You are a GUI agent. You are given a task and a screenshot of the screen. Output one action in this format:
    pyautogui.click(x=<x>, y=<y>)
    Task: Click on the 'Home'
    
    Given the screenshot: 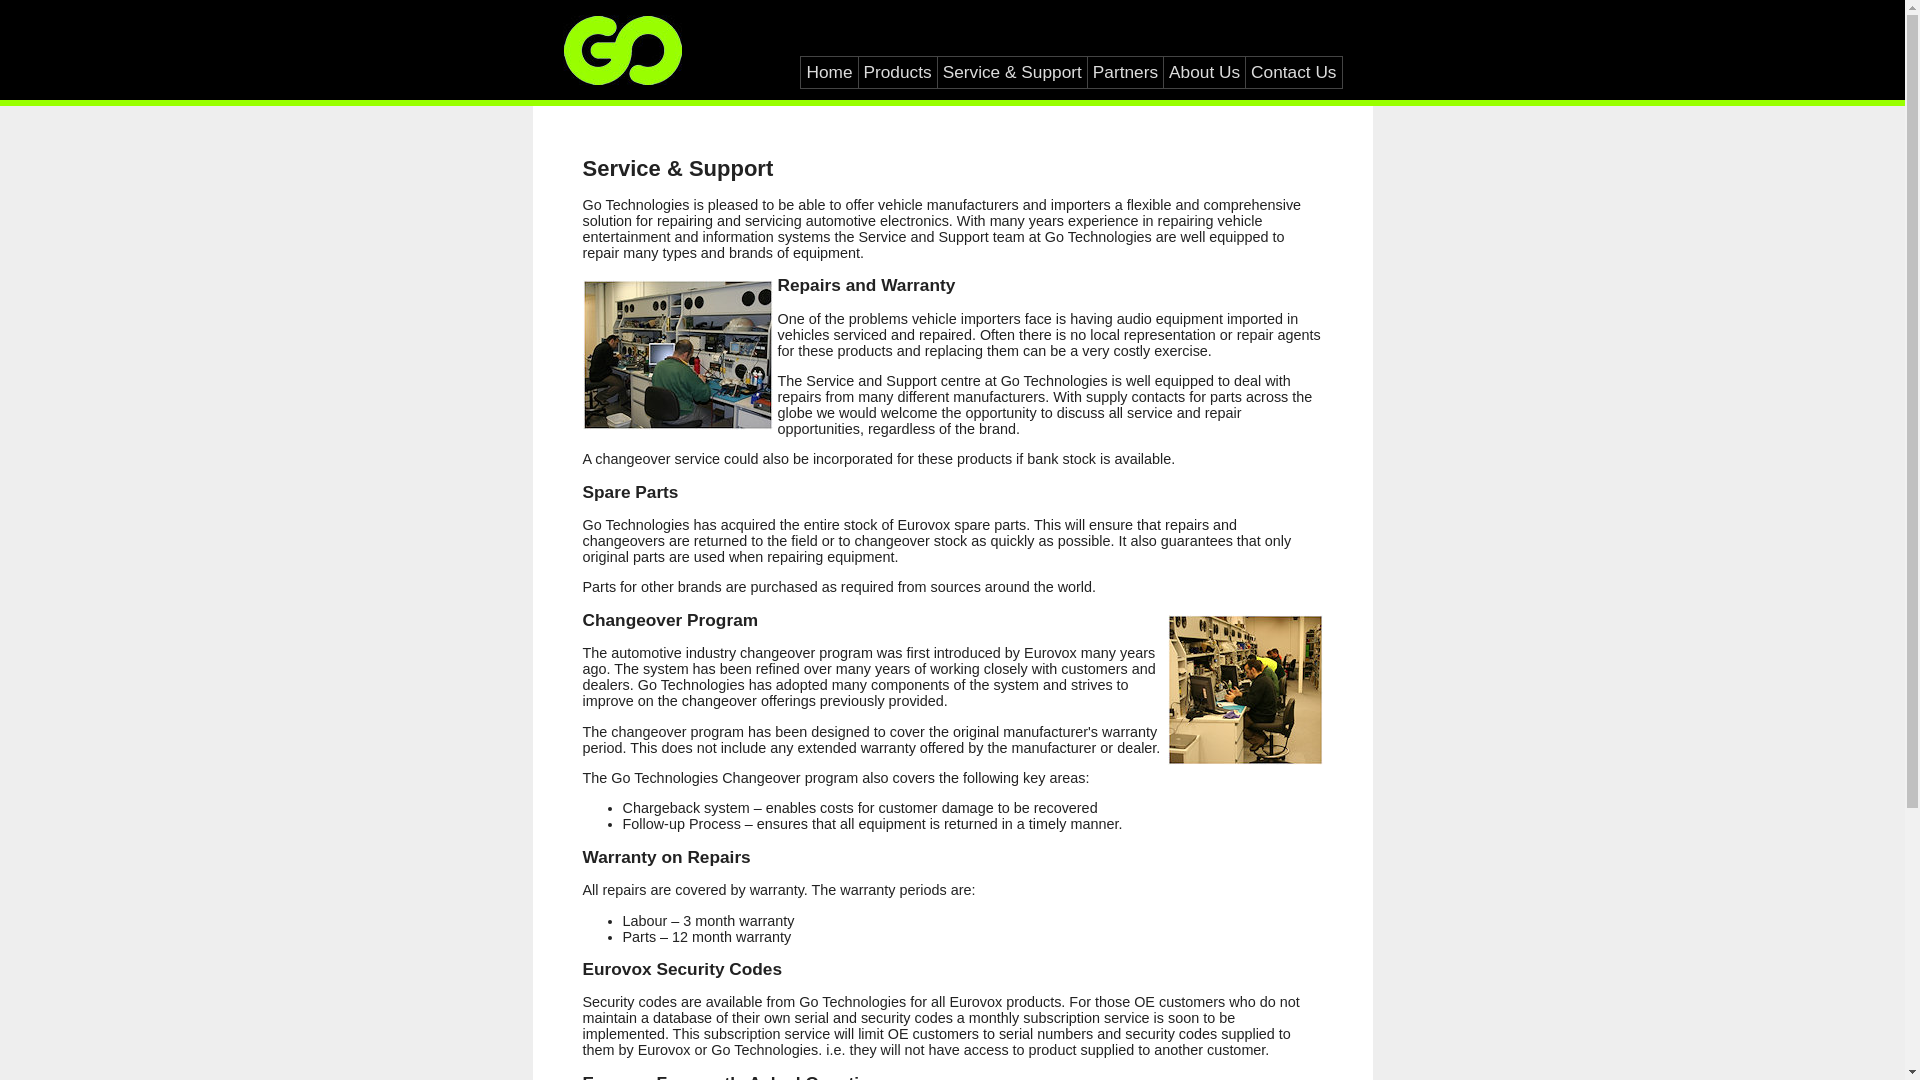 What is the action you would take?
    pyautogui.click(x=829, y=71)
    